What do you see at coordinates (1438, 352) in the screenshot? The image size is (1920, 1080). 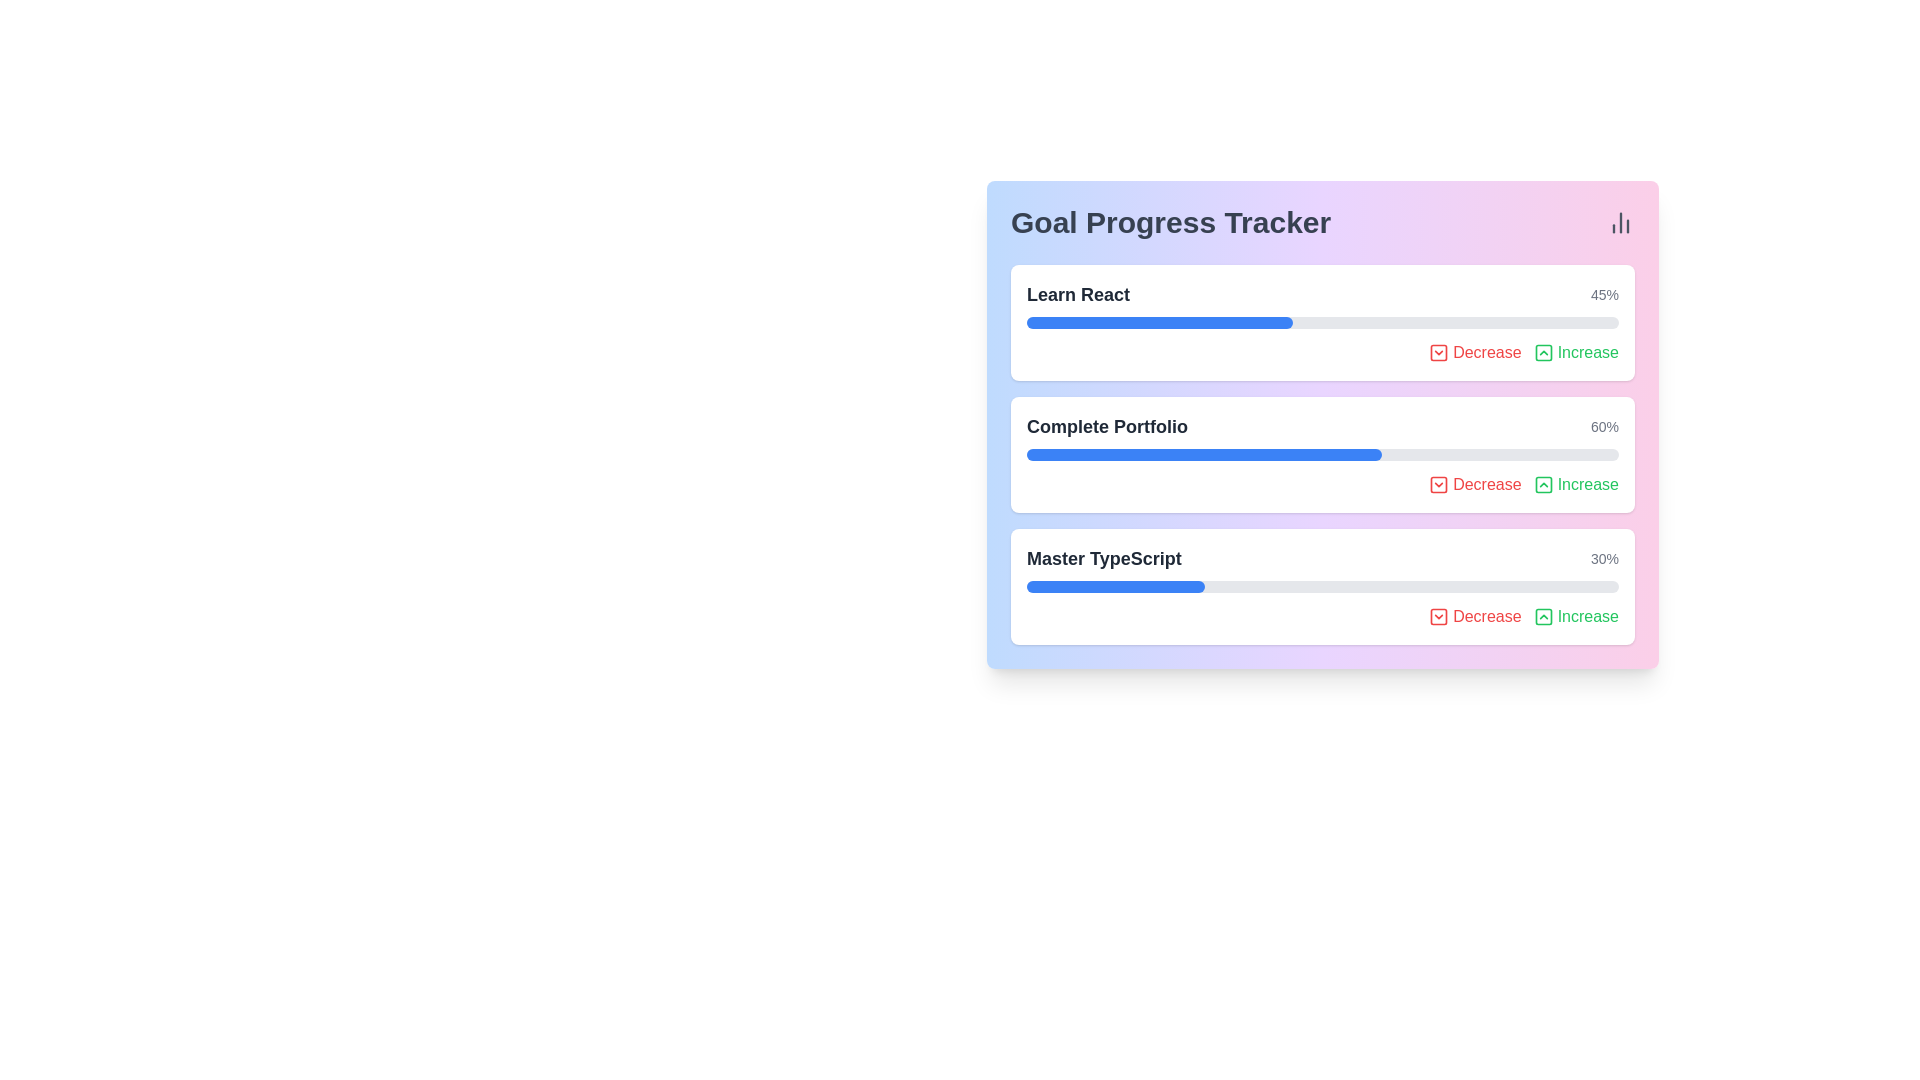 I see `the decorative graphic element within the SVG that serves as a background for the icon components, positioned slightly offset to the left and centered vertically` at bounding box center [1438, 352].